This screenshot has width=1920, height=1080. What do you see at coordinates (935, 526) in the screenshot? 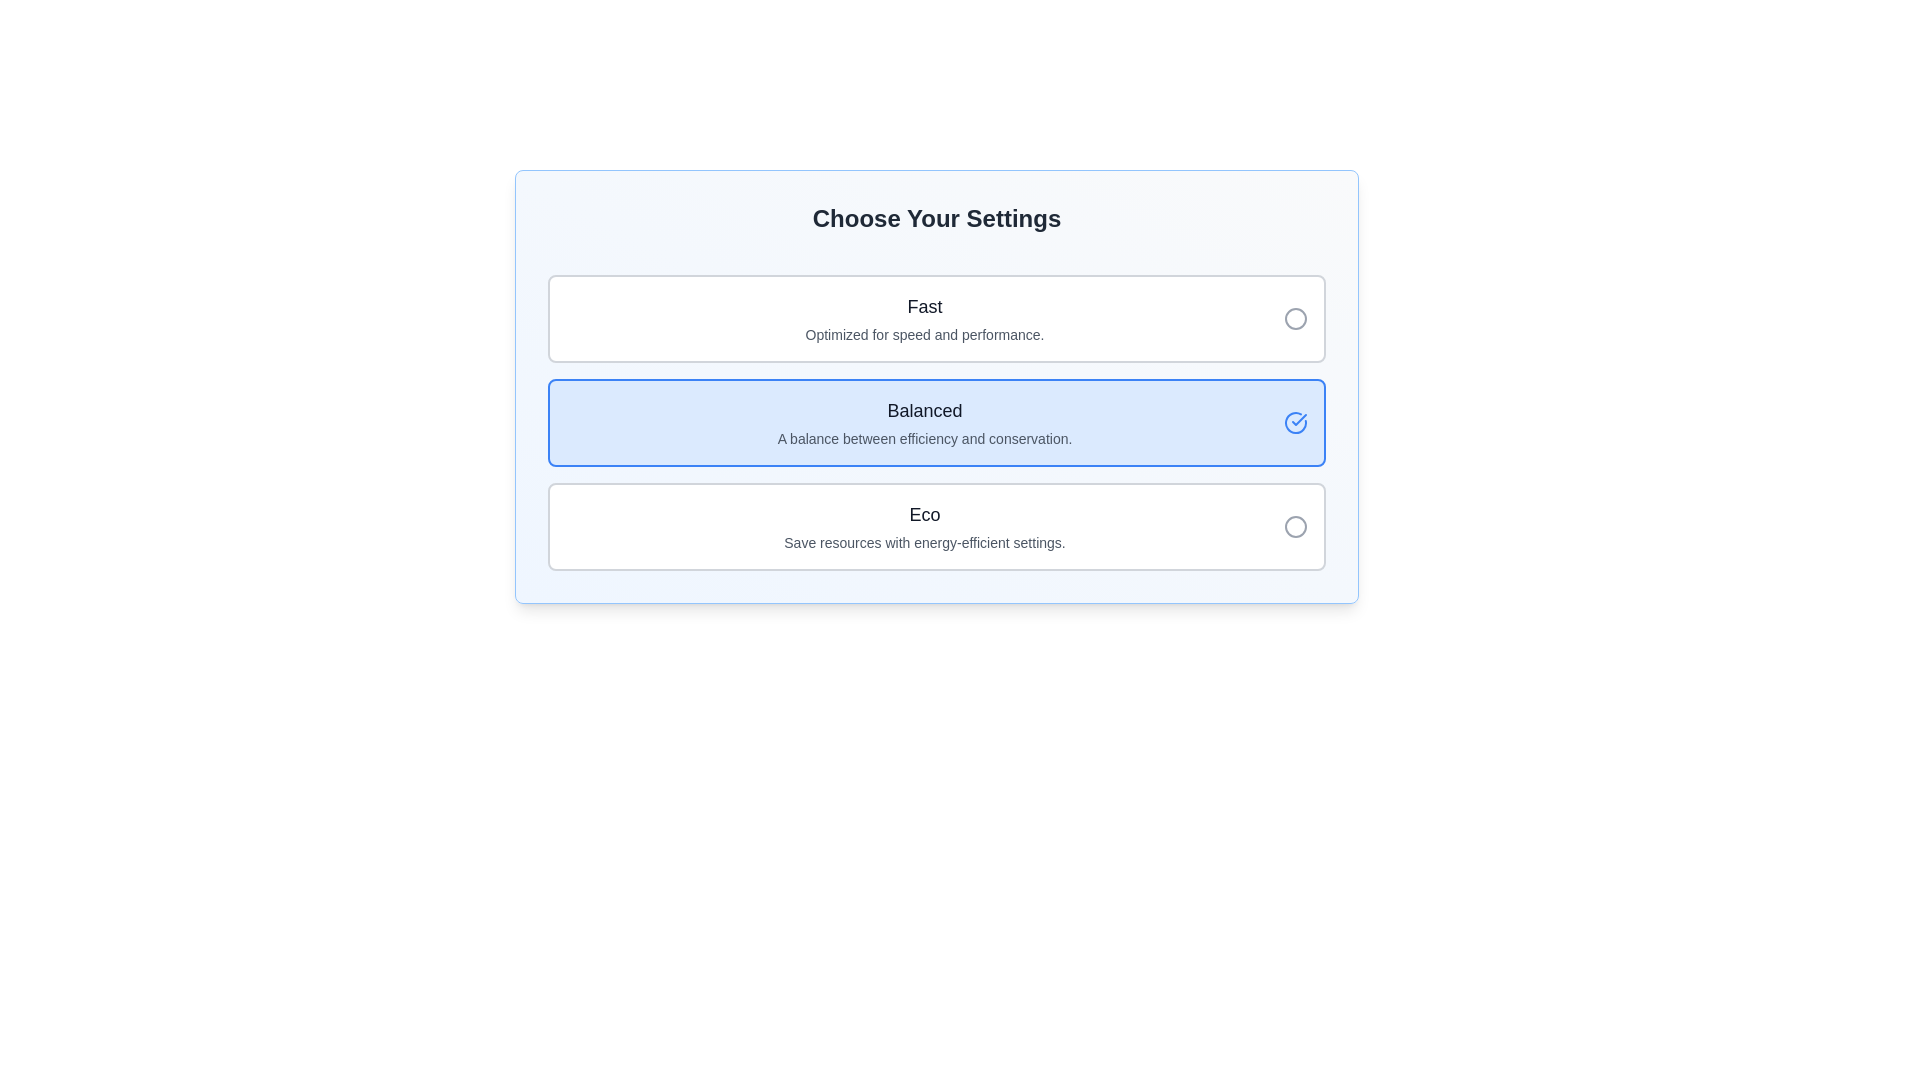
I see `the 'Eco' selectable option, which is styled with a white background and gray border, located in the third position under the 'Choose Your Settings' label` at bounding box center [935, 526].